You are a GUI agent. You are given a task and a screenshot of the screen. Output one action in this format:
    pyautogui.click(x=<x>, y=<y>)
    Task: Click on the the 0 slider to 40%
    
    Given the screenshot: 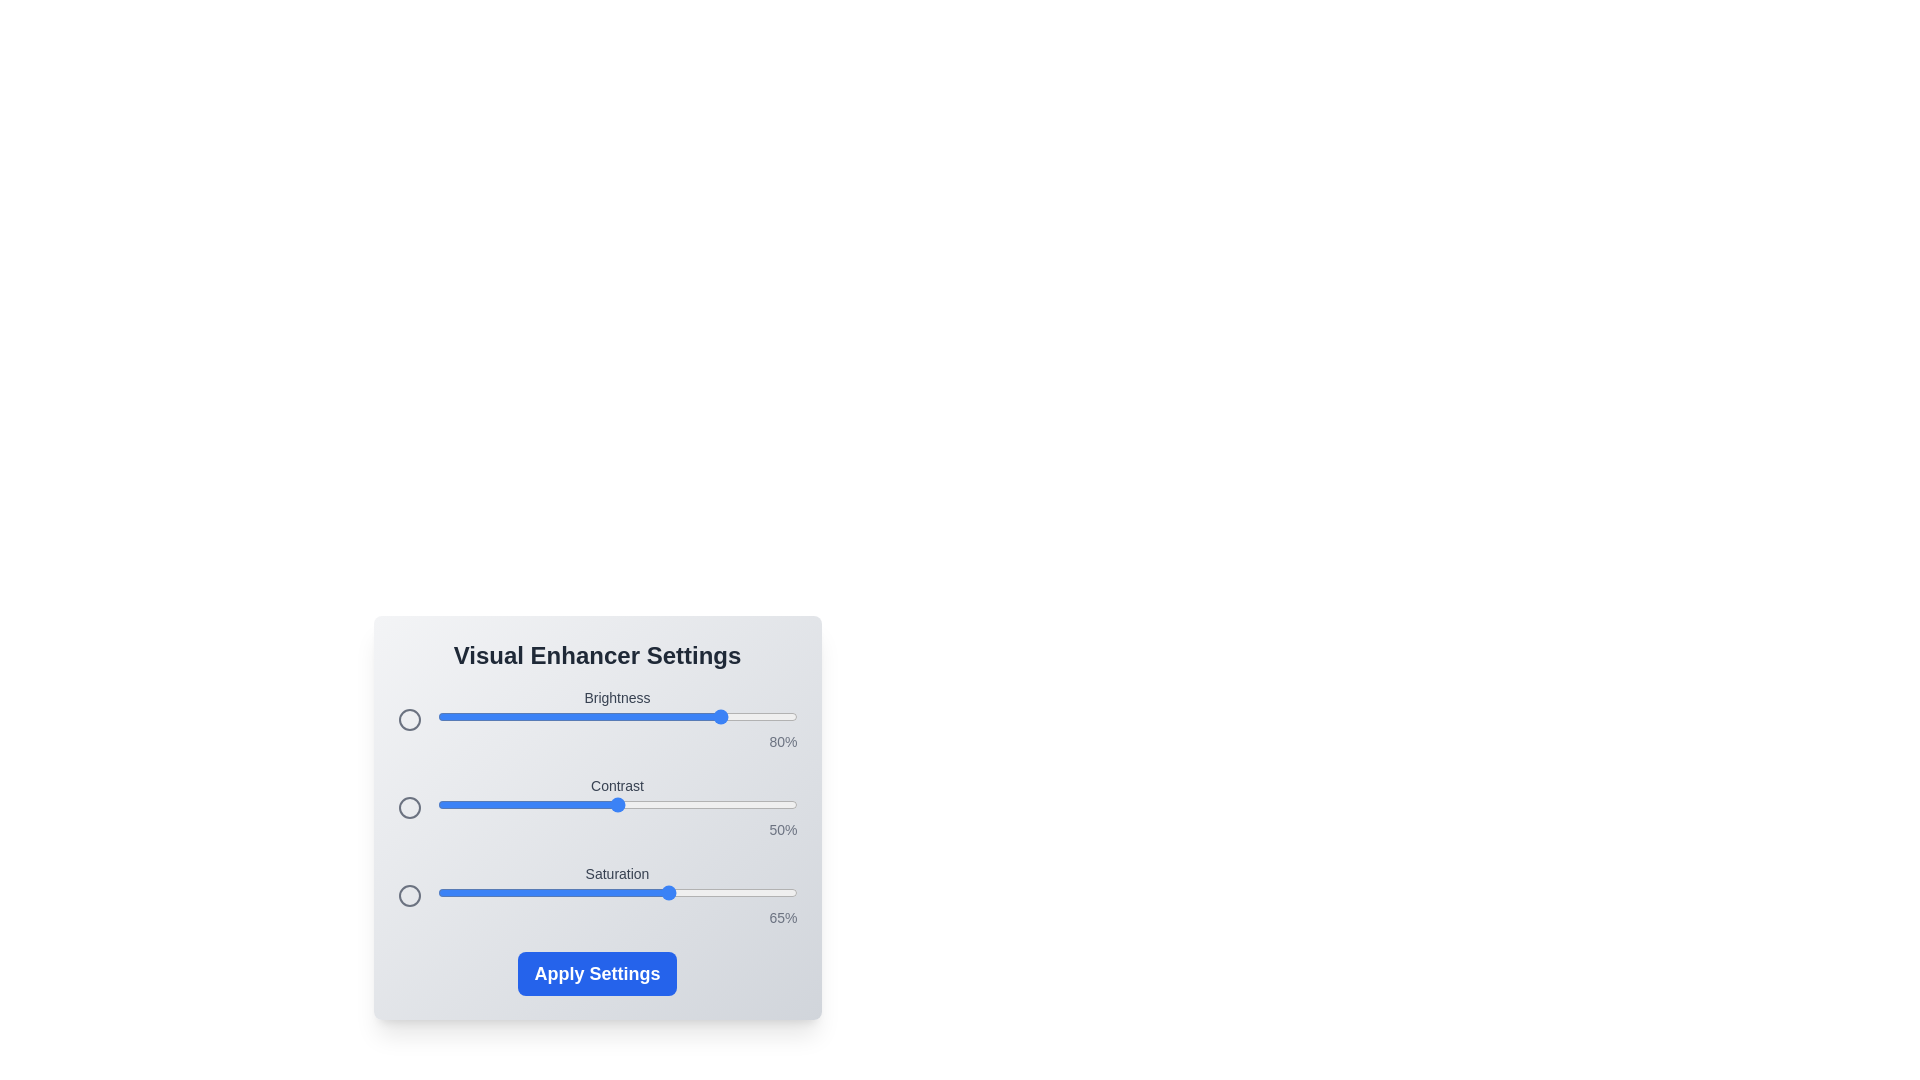 What is the action you would take?
    pyautogui.click(x=580, y=716)
    